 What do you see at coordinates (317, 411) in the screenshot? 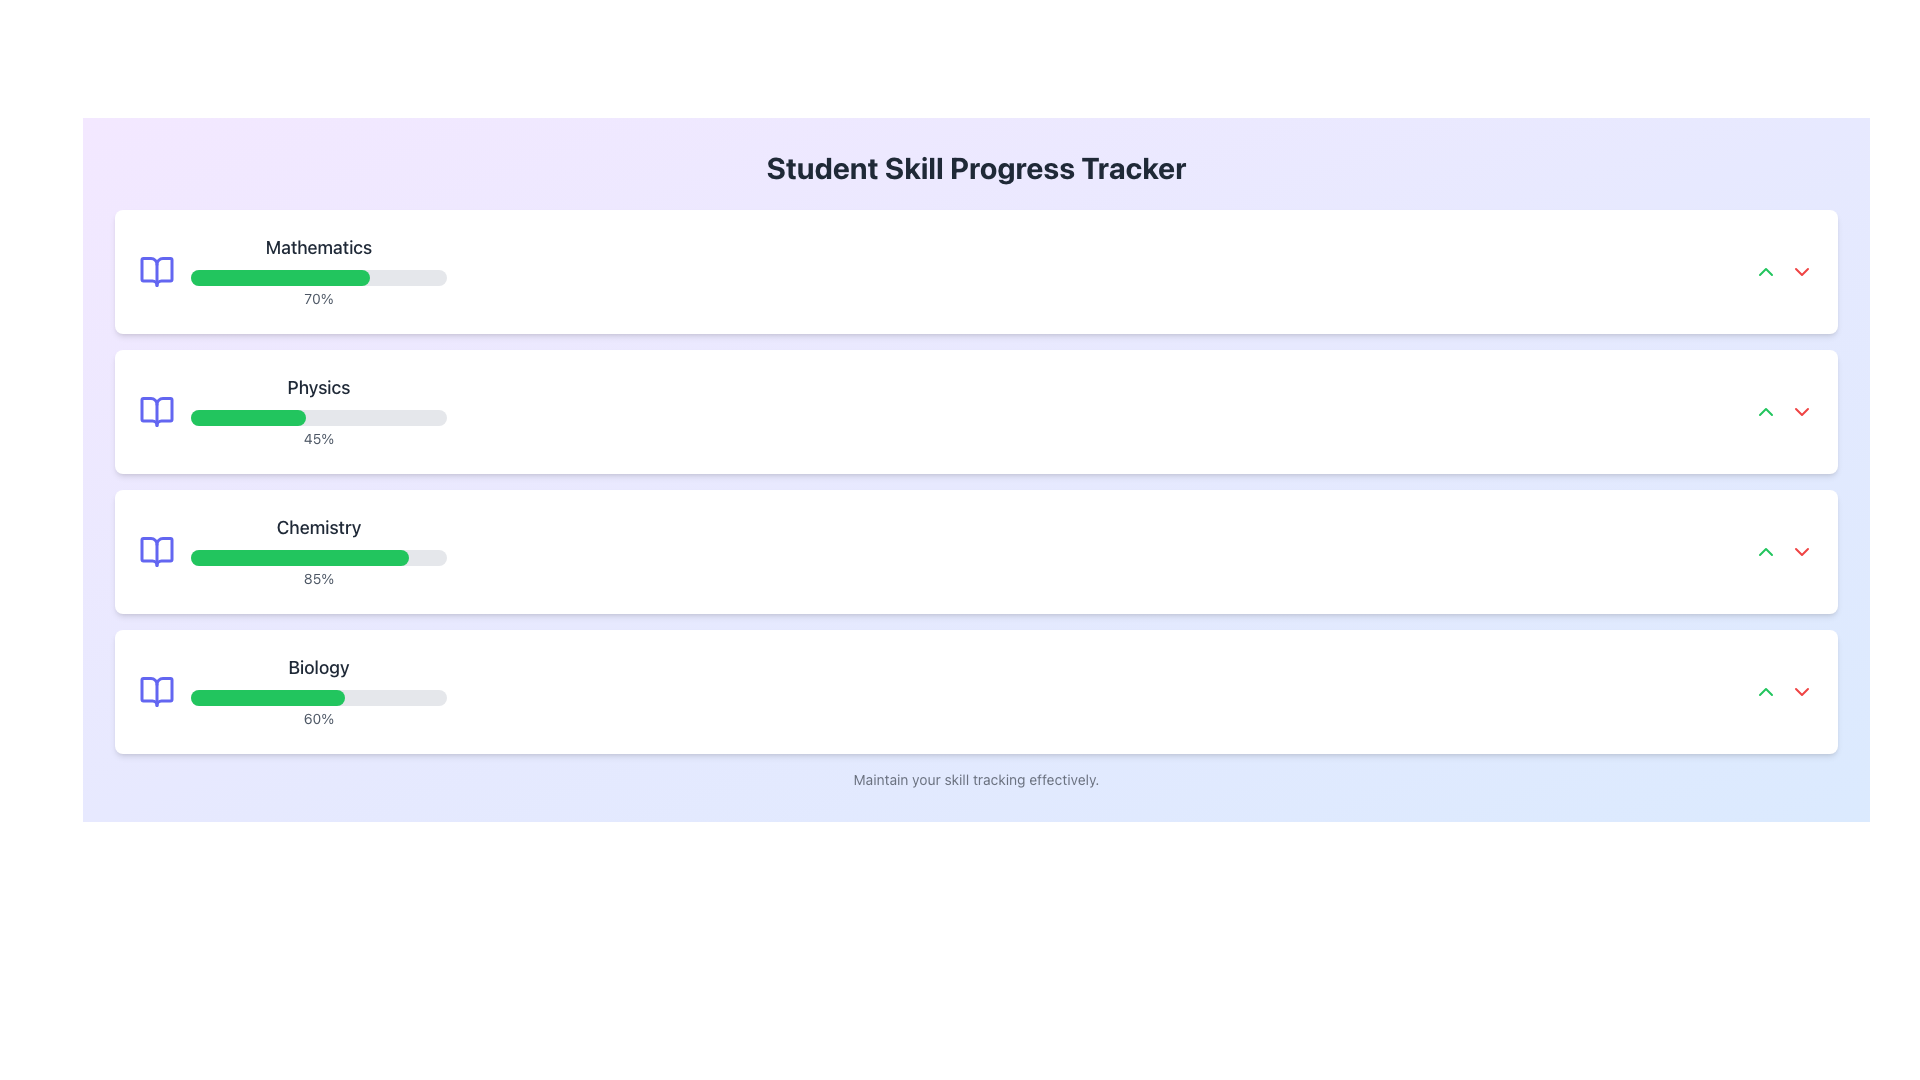
I see `progress percentage displayed below the 'Physics' progress bar in the 'Student Skill Progress Tracker' user interface` at bounding box center [317, 411].